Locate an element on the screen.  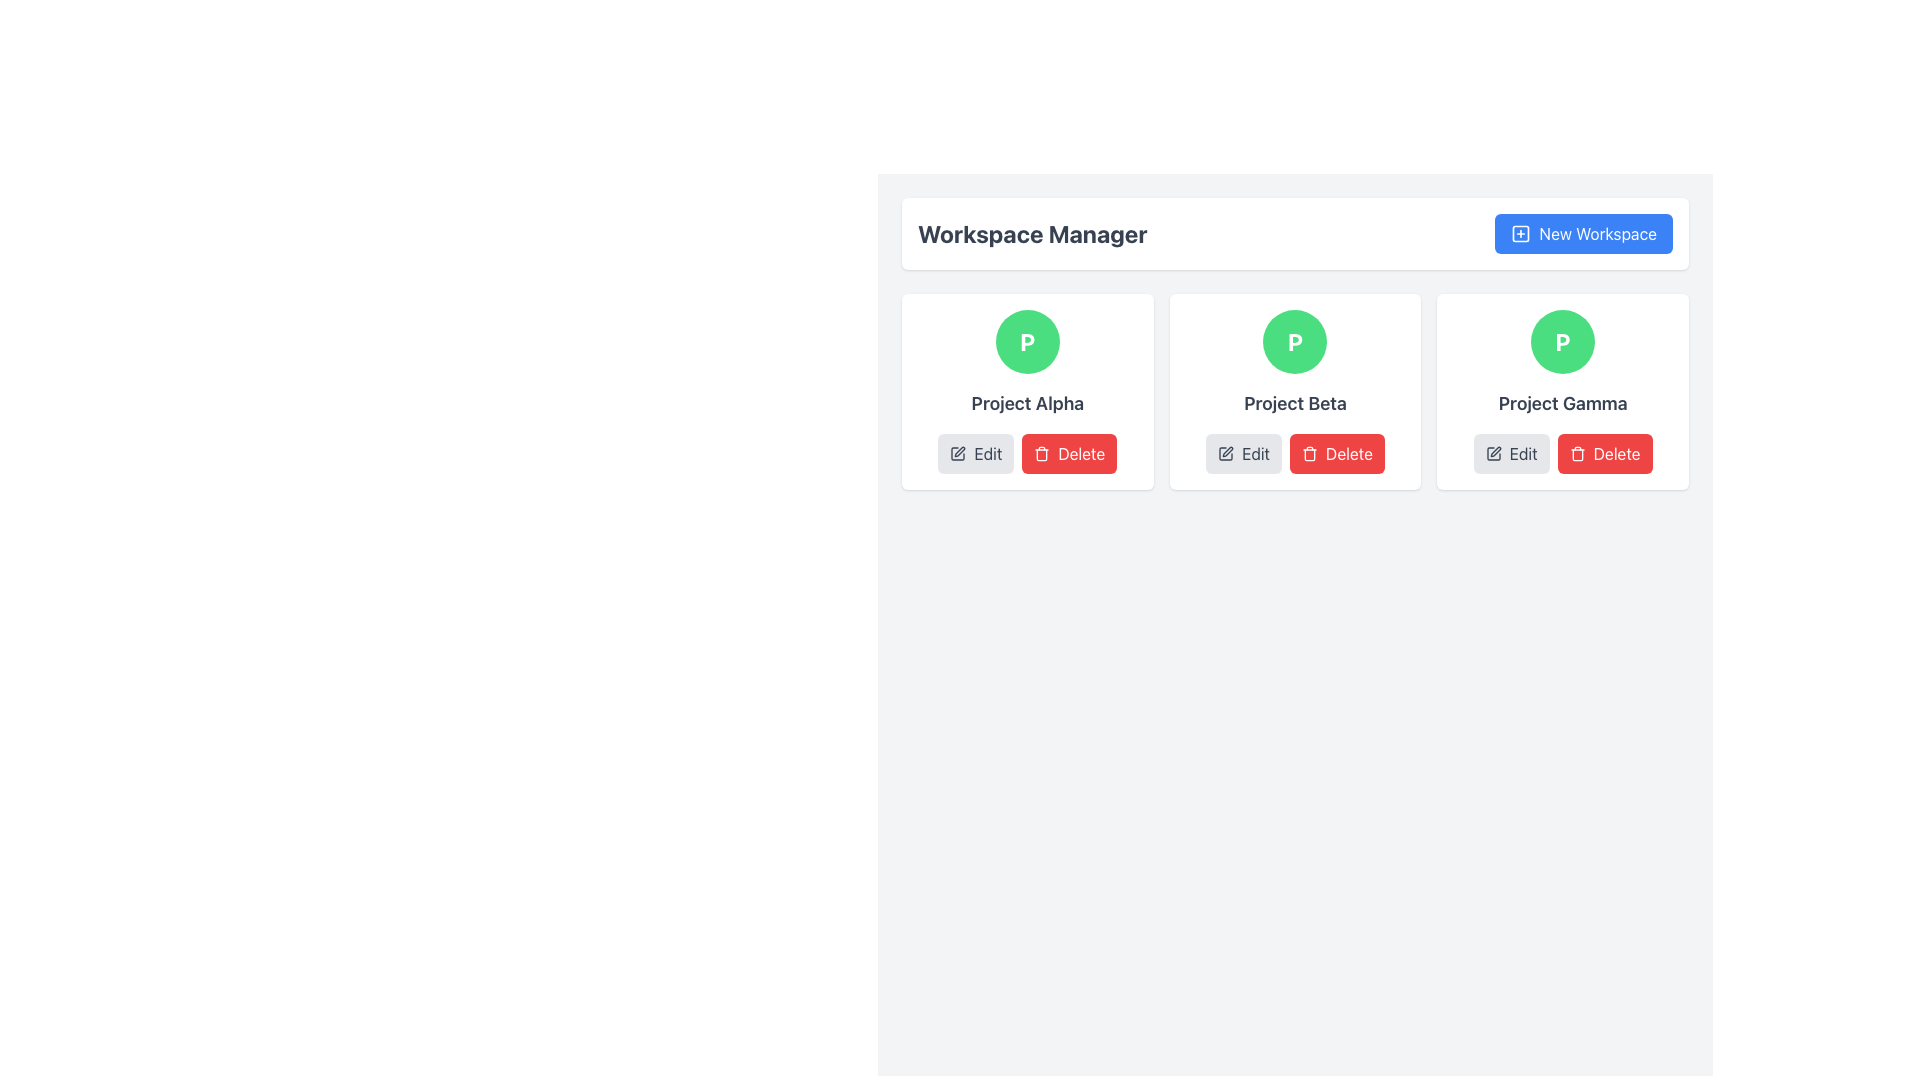
the 'Edit' button located below the 'Project Gamma' card in the third column of the layout is located at coordinates (1511, 454).